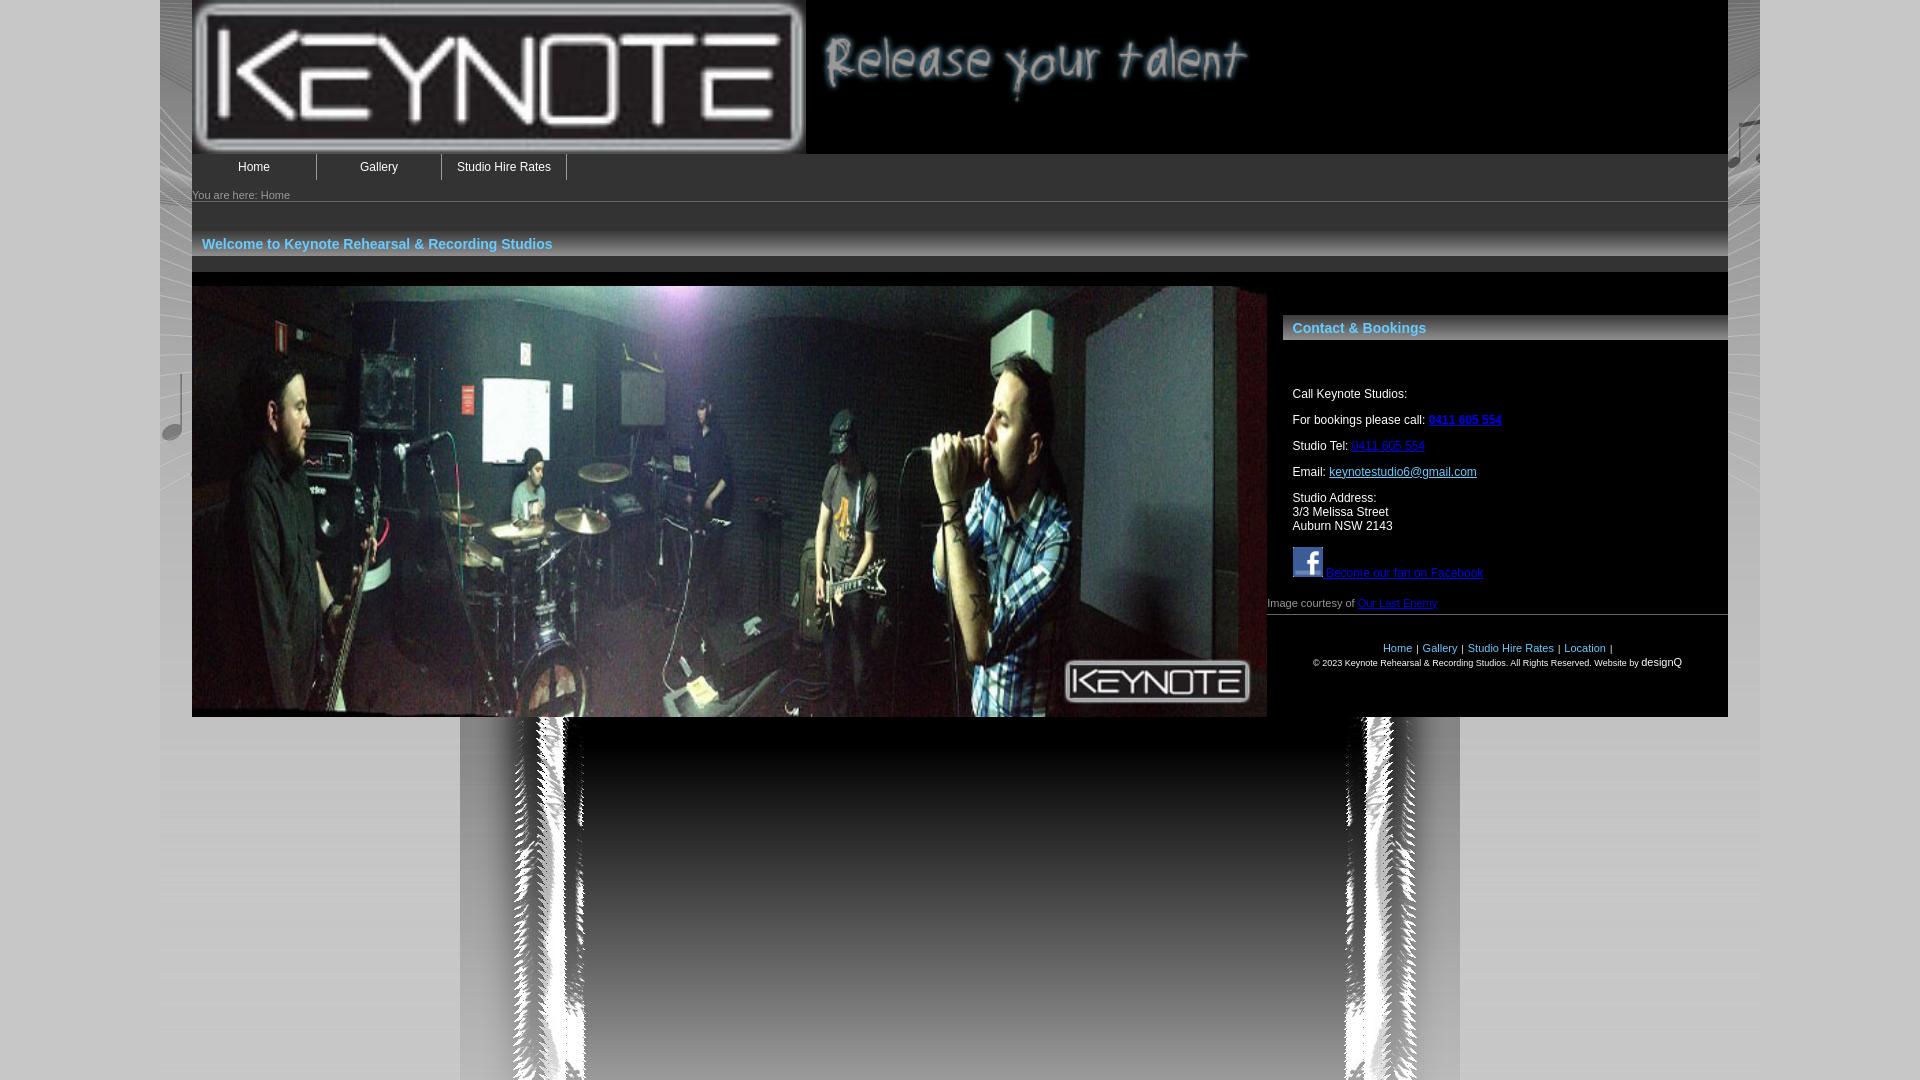 Image resolution: width=1920 pixels, height=1080 pixels. Describe the element at coordinates (1387, 445) in the screenshot. I see `'0411 605 554'` at that location.